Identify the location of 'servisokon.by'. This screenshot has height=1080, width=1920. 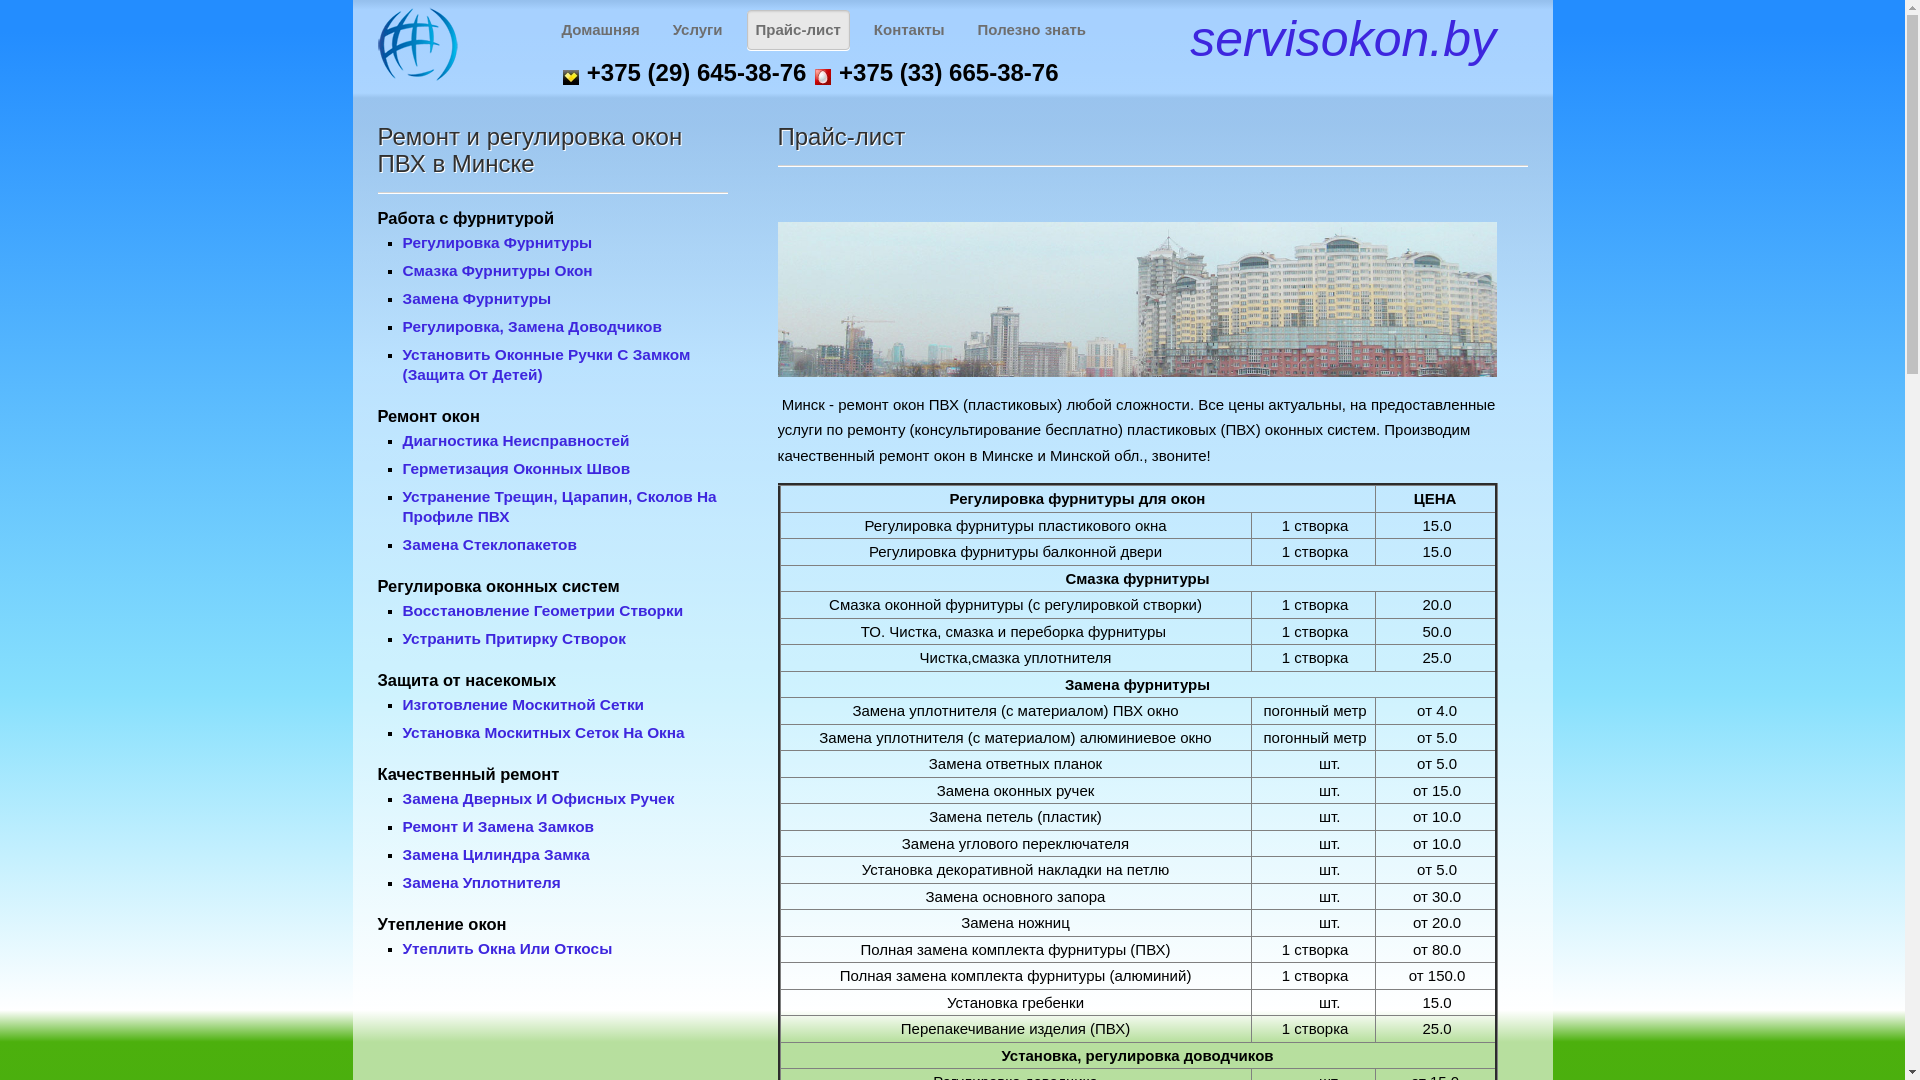
(1343, 38).